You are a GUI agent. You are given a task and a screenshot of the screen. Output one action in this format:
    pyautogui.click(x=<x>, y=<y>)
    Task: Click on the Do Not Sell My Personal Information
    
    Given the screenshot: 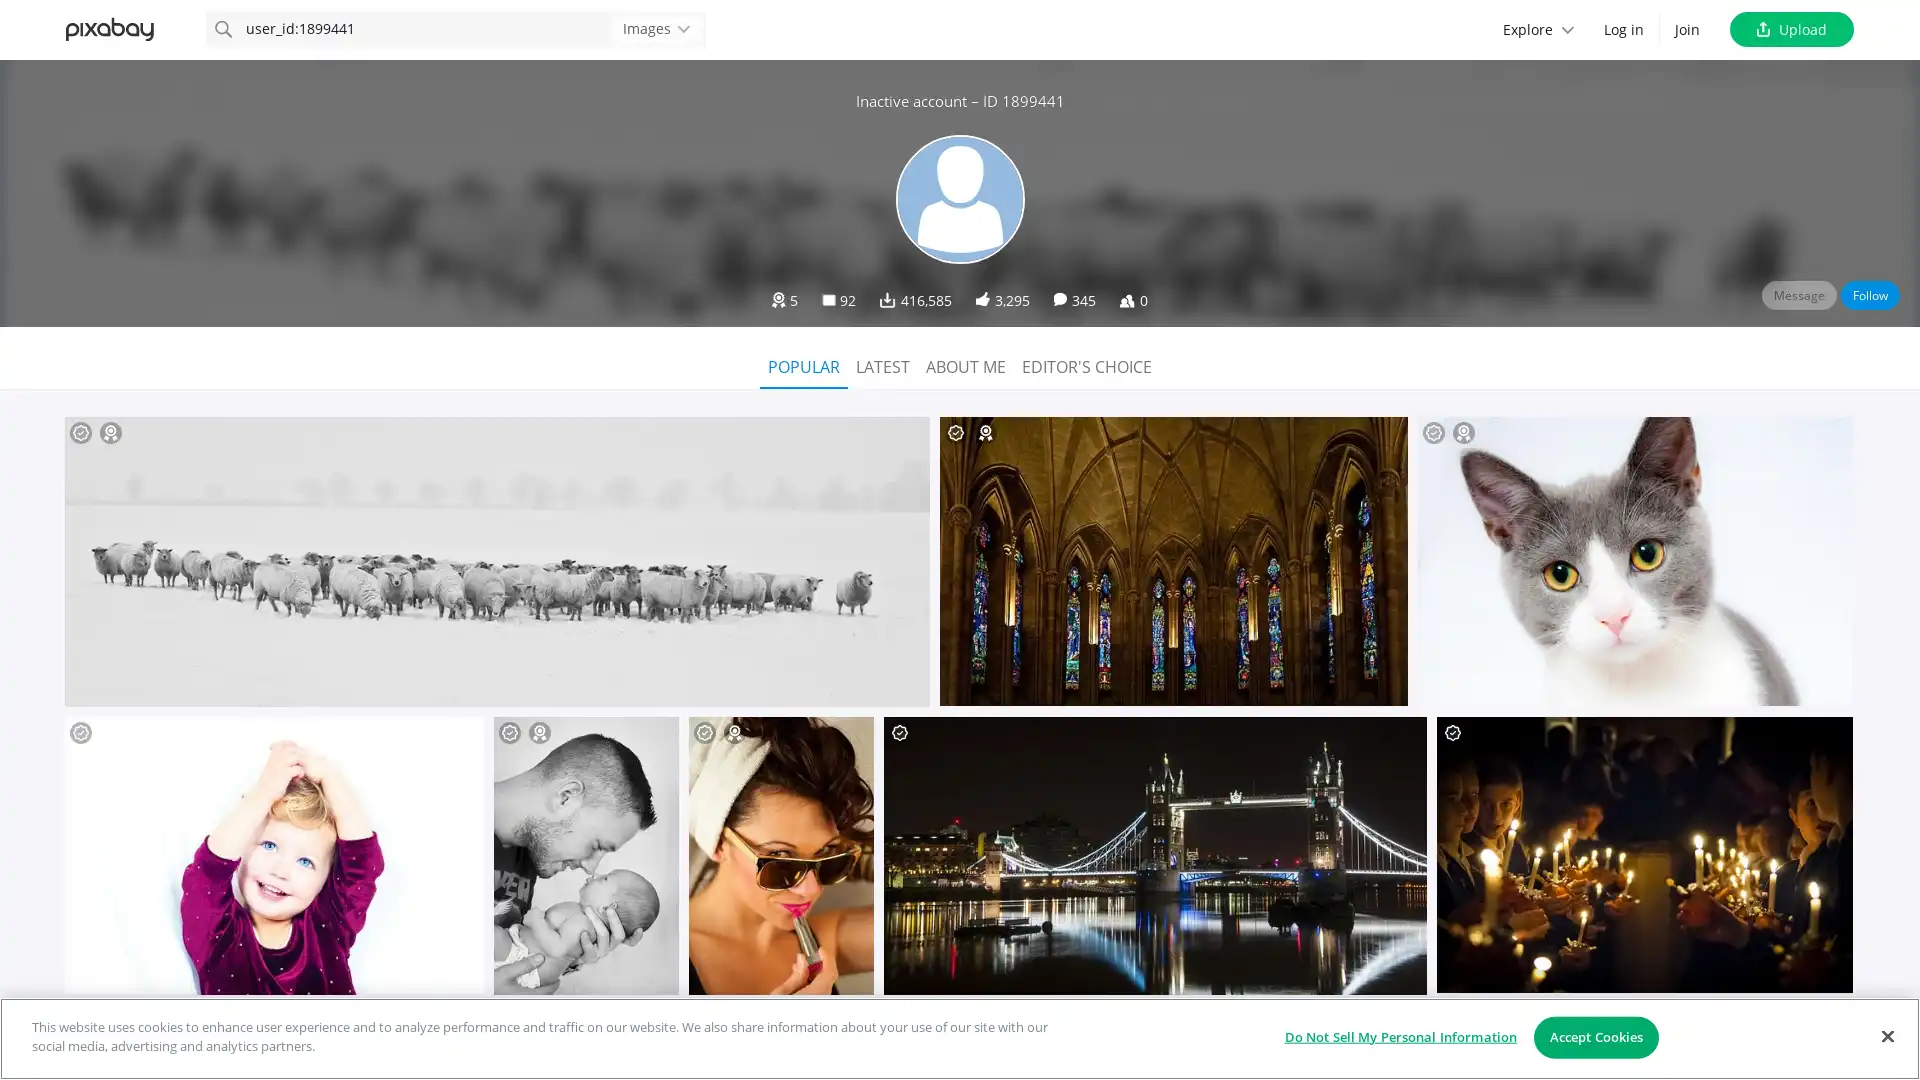 What is the action you would take?
    pyautogui.click(x=1399, y=1036)
    